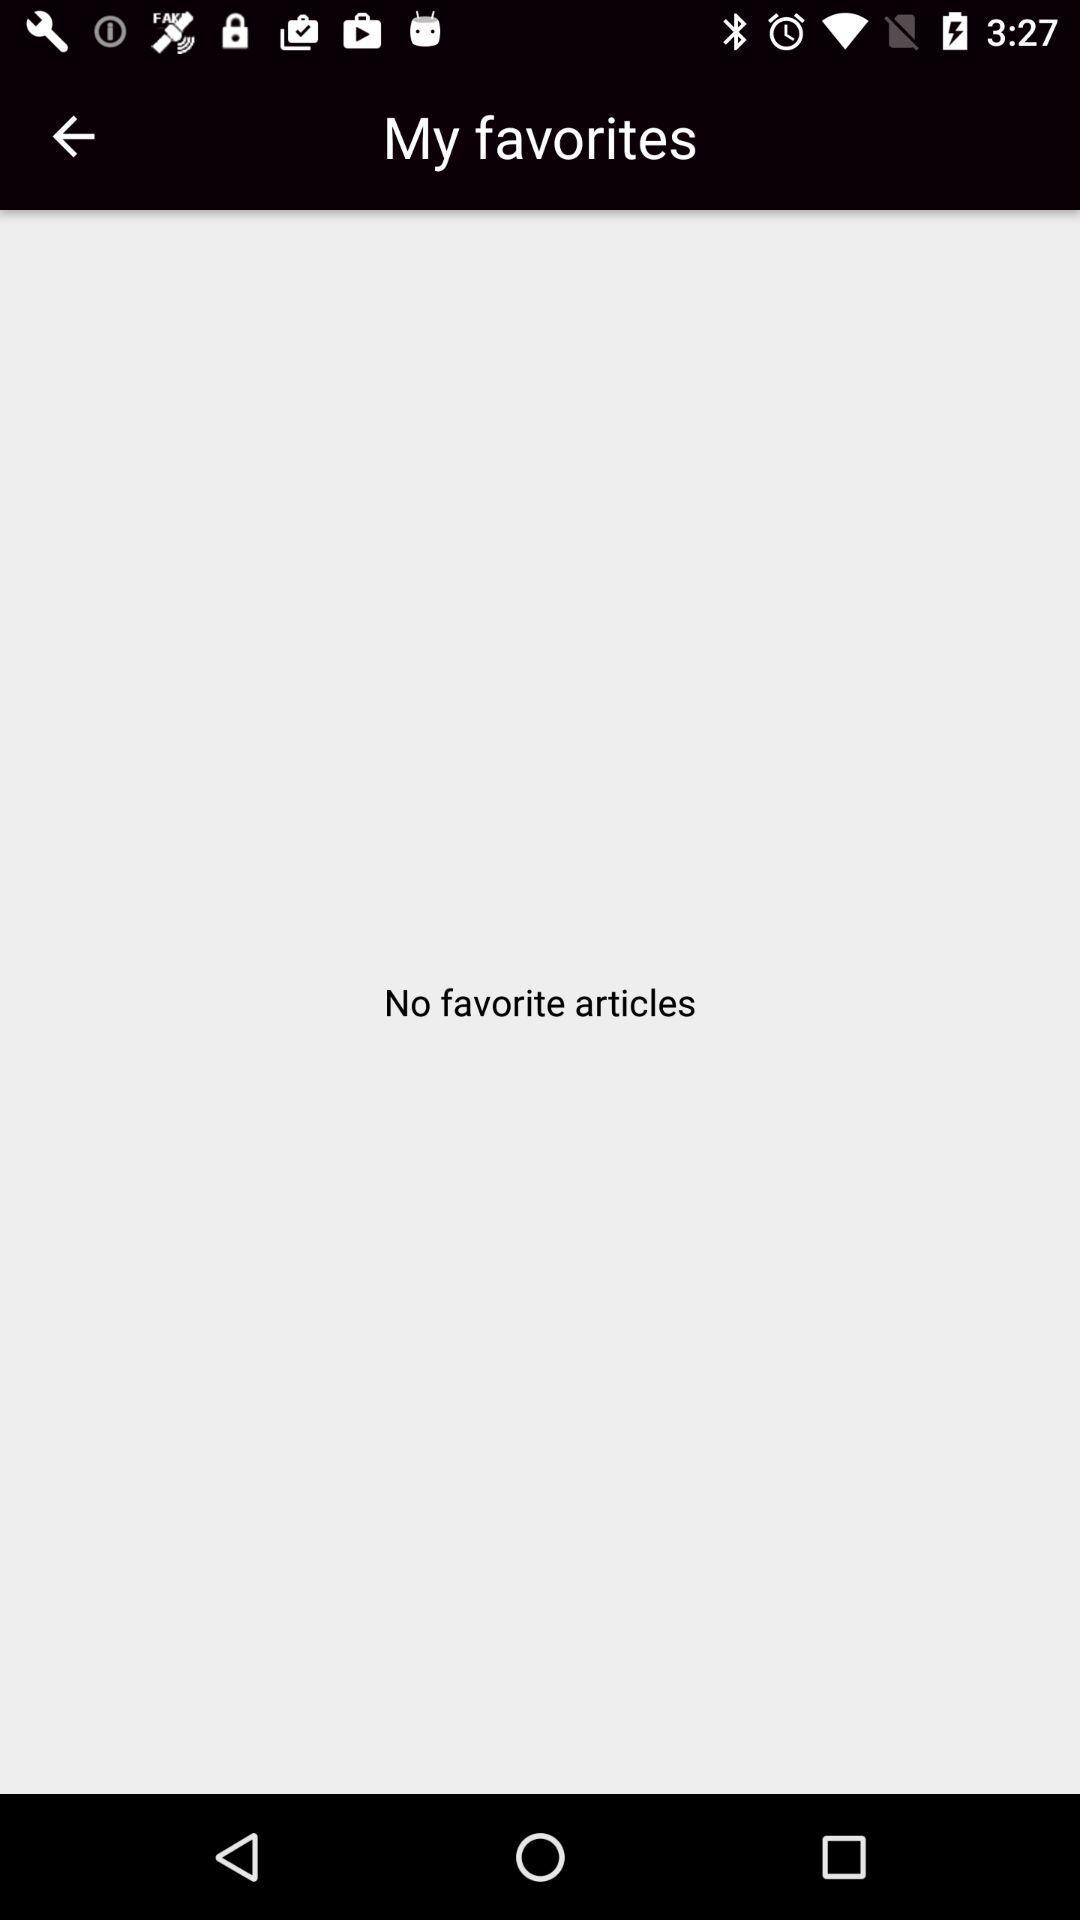 This screenshot has width=1080, height=1920. What do you see at coordinates (72, 135) in the screenshot?
I see `item next to my favorites item` at bounding box center [72, 135].